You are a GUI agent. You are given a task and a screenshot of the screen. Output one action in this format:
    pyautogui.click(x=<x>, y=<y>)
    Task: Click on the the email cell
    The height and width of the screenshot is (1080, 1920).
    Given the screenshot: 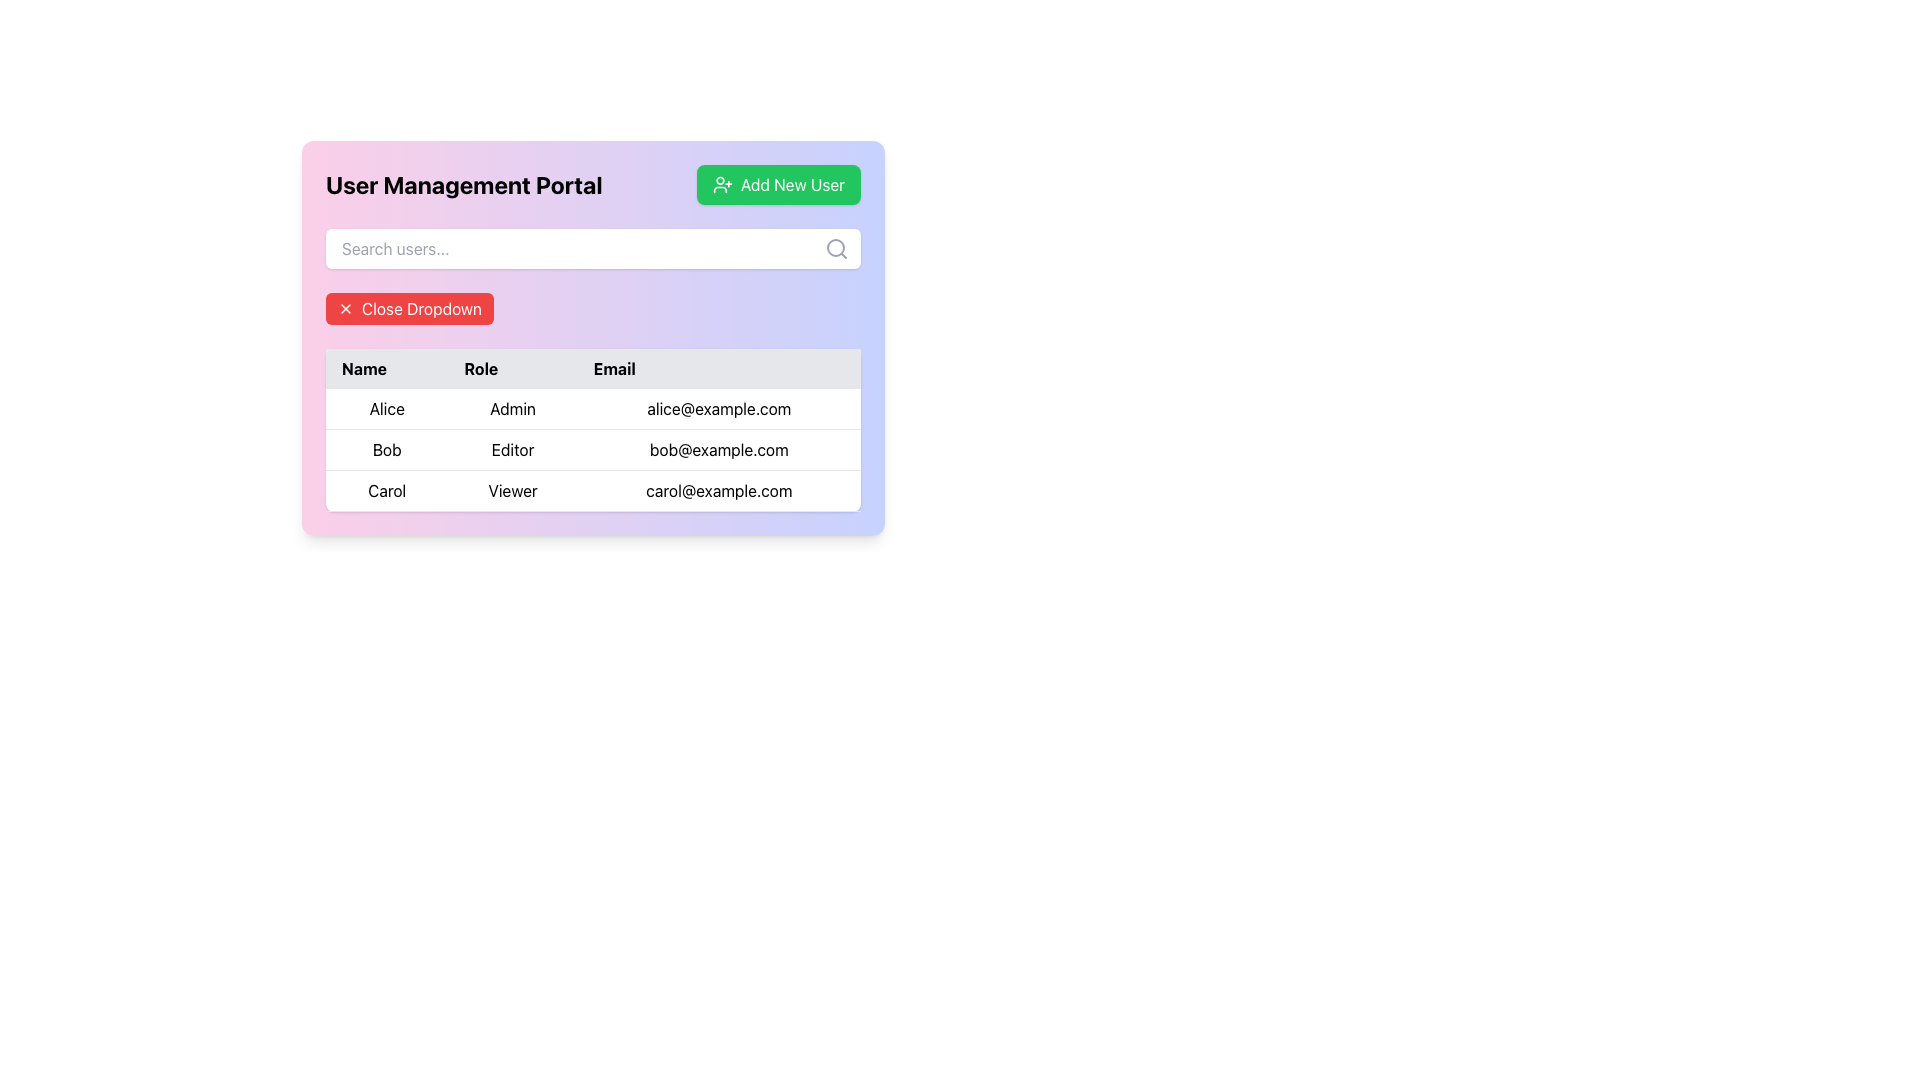 What is the action you would take?
    pyautogui.click(x=592, y=450)
    